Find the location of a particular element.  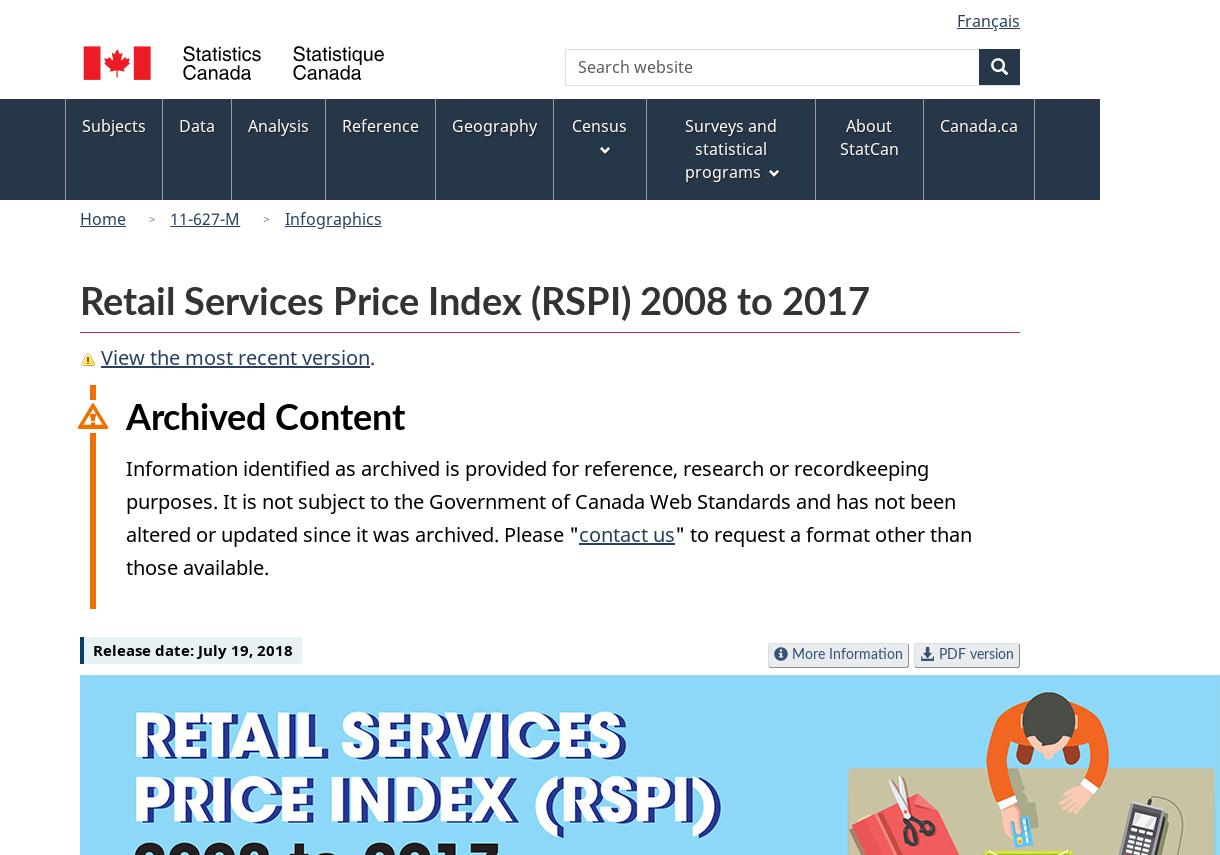

'Français' is located at coordinates (956, 21).